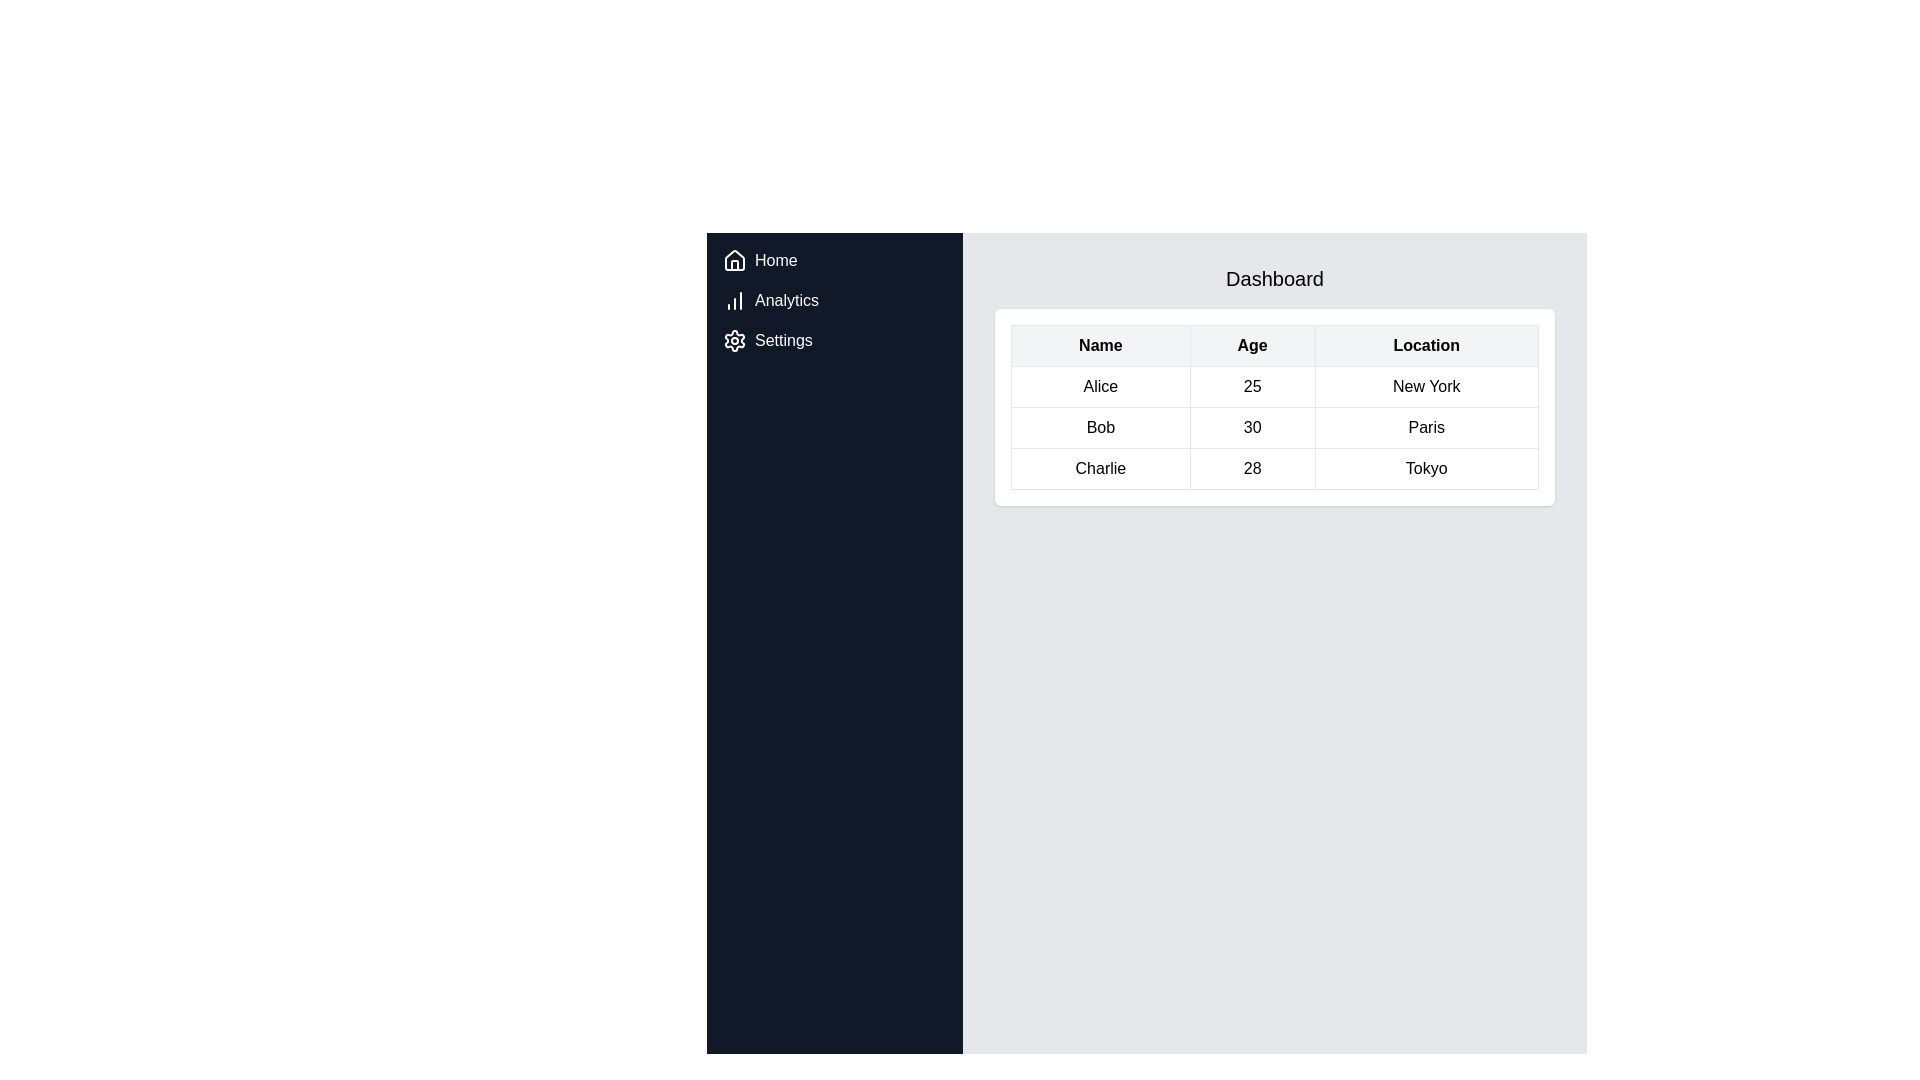 This screenshot has width=1920, height=1080. What do you see at coordinates (1274, 427) in the screenshot?
I see `the second row of the data table displaying information for 'Bob', aged 30, residing in Paris` at bounding box center [1274, 427].